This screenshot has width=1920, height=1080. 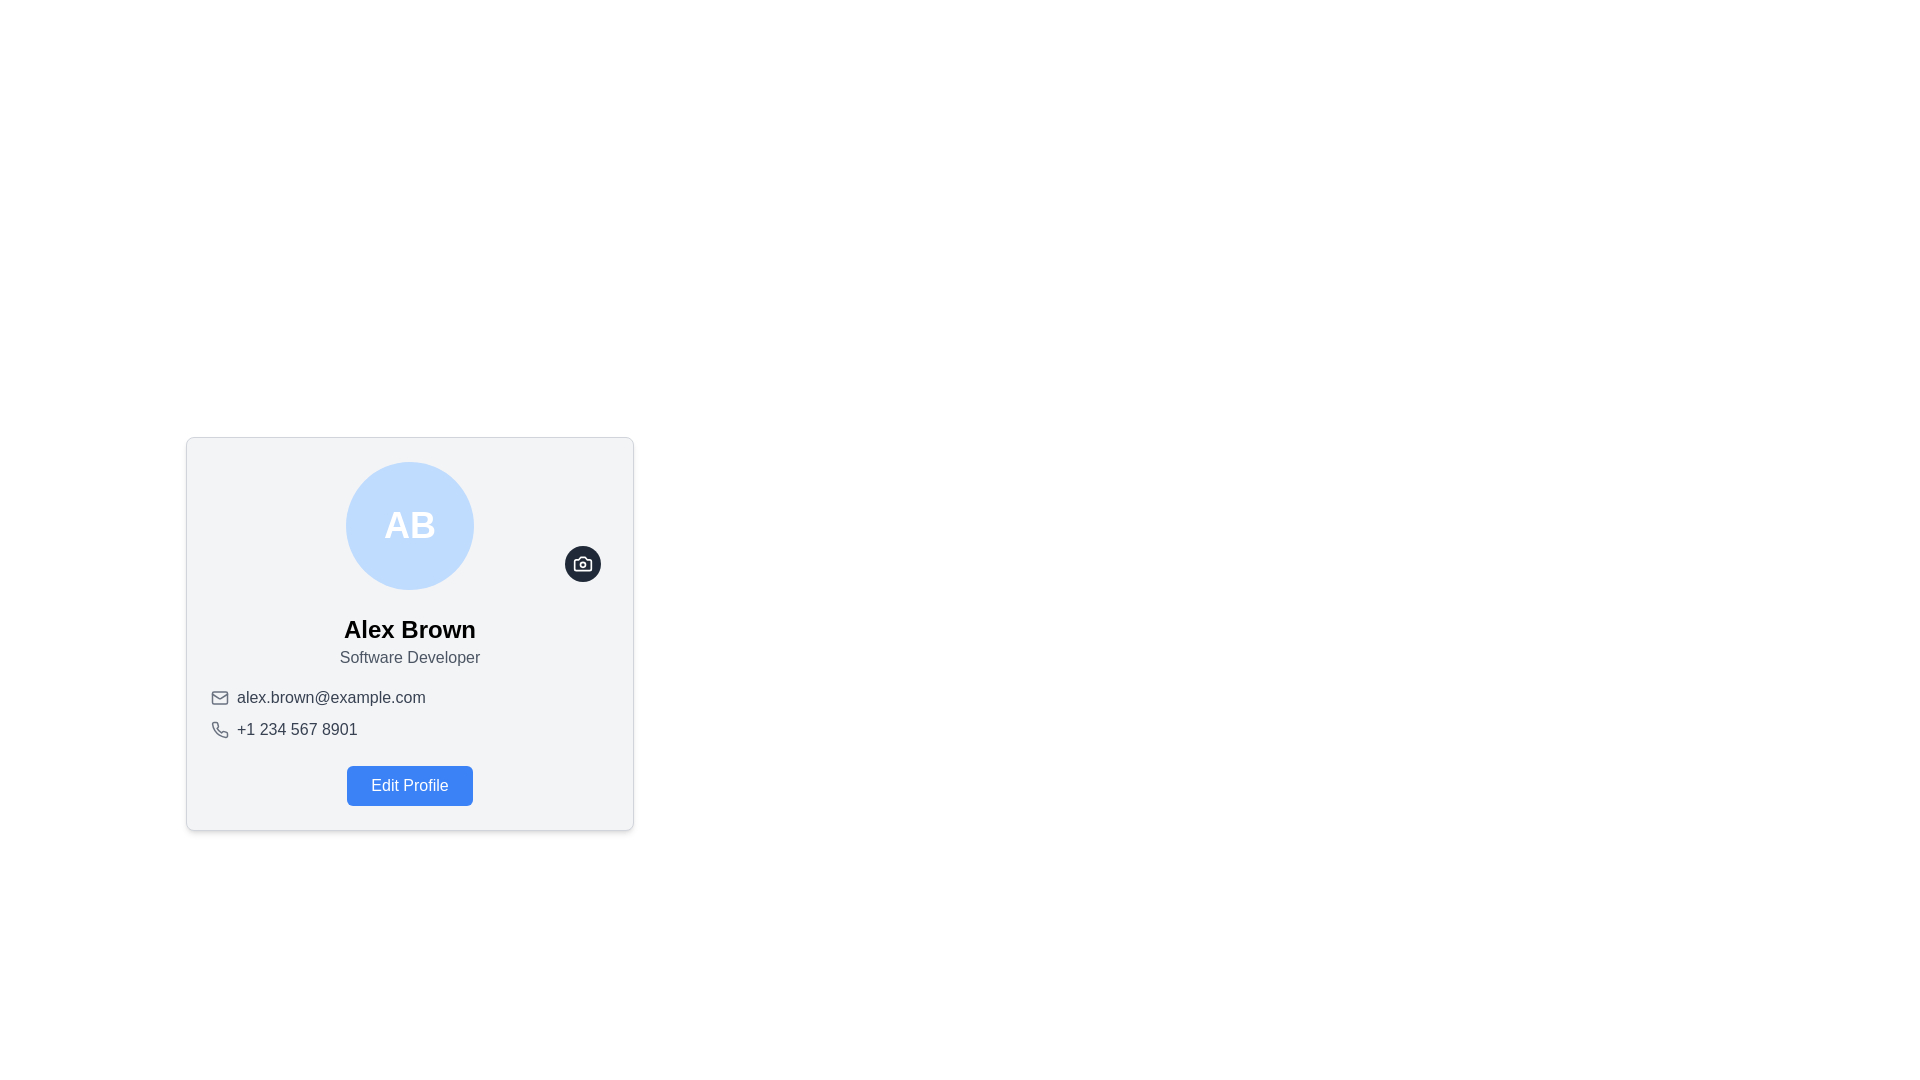 I want to click on the mail icon shaped like an envelope, which is located immediately to the left of the email address 'alex.brown@example.com', so click(x=220, y=697).